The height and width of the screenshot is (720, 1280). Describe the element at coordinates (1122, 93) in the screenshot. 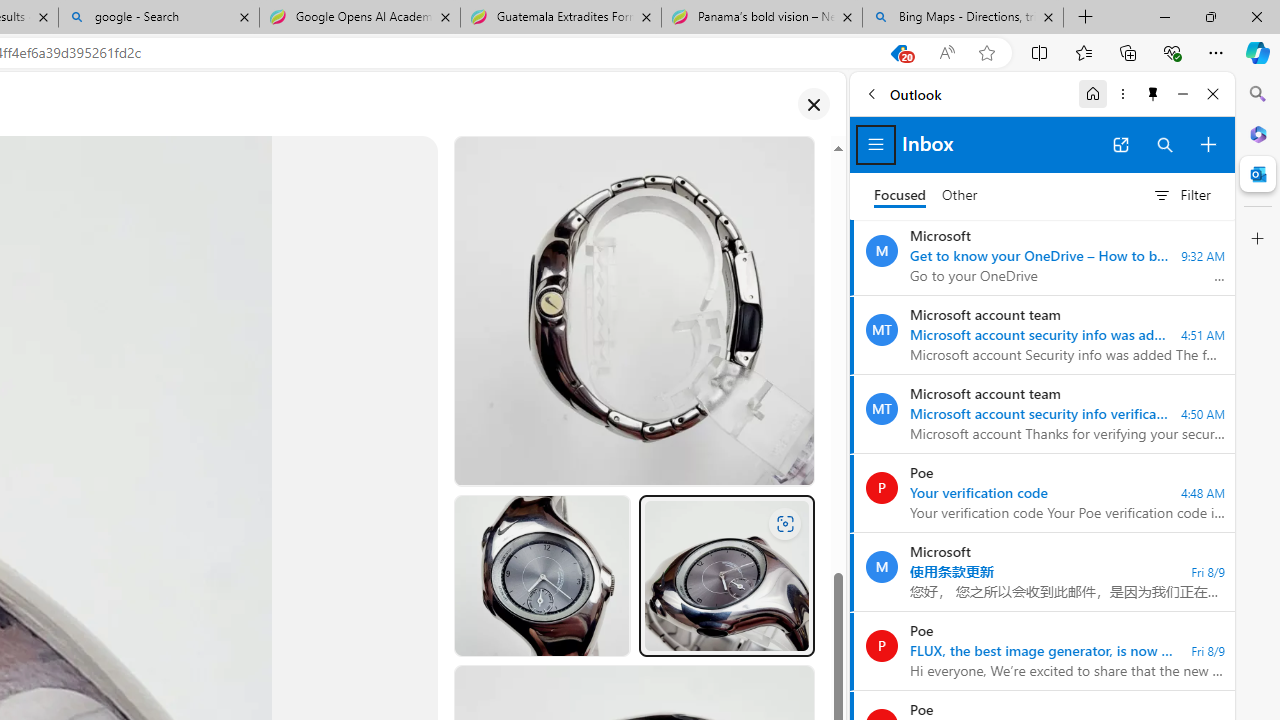

I see `'More options'` at that location.